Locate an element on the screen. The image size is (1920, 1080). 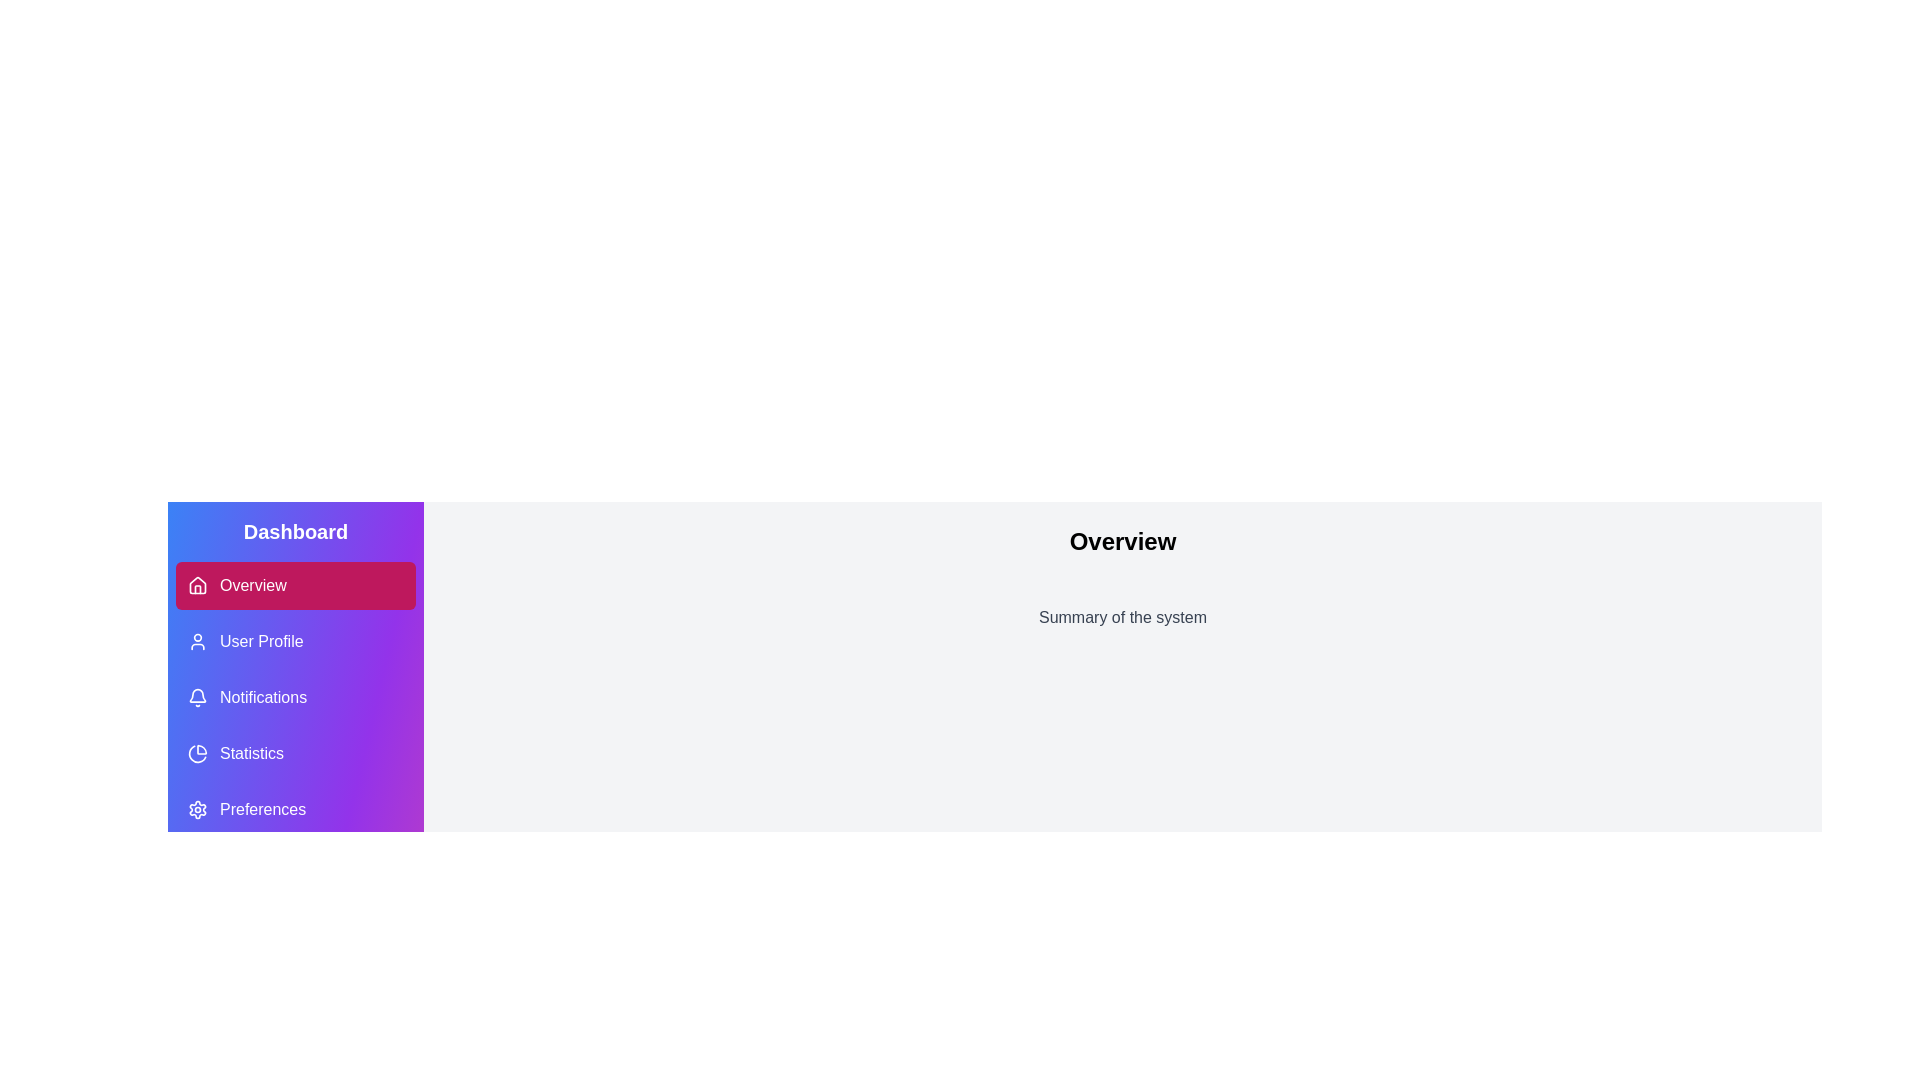
the settings icon located in the left navigation bar under the 'Preferences' label is located at coordinates (197, 810).